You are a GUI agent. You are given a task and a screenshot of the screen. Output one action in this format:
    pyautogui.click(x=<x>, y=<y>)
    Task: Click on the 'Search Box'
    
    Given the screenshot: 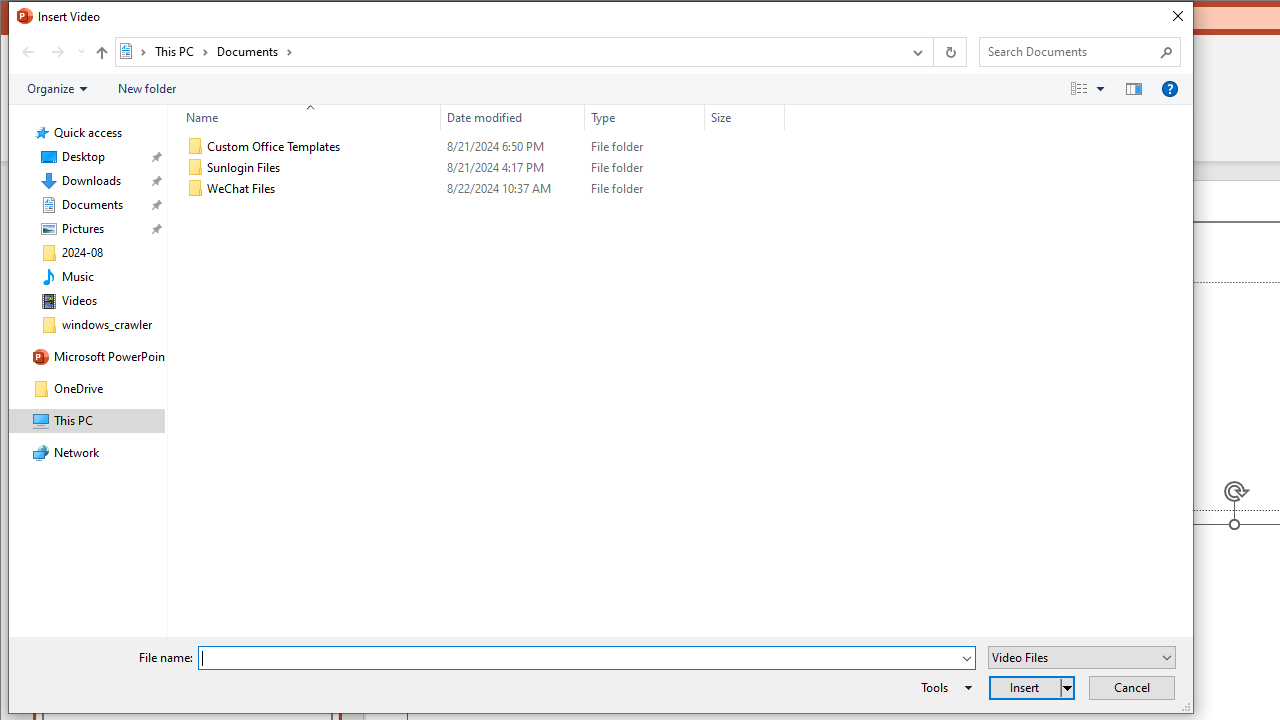 What is the action you would take?
    pyautogui.click(x=1069, y=50)
    